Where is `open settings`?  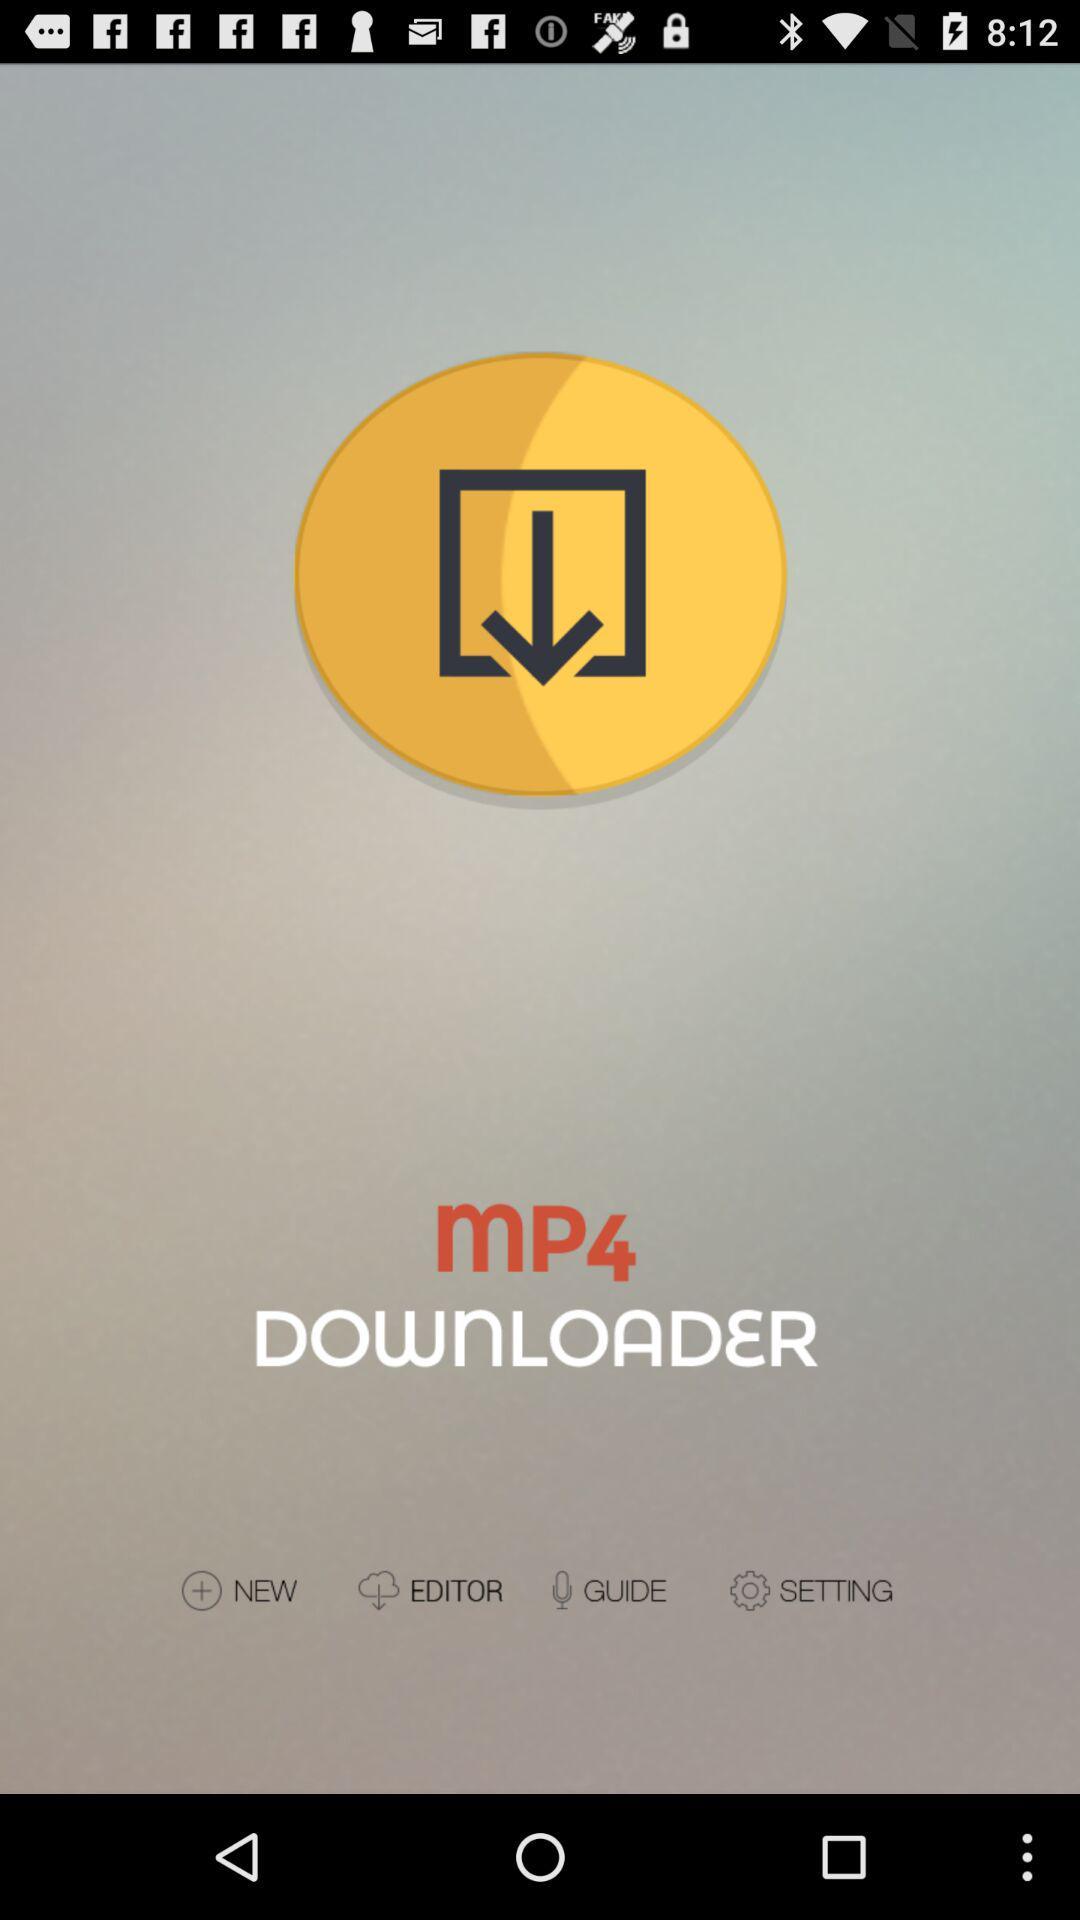
open settings is located at coordinates (814, 1589).